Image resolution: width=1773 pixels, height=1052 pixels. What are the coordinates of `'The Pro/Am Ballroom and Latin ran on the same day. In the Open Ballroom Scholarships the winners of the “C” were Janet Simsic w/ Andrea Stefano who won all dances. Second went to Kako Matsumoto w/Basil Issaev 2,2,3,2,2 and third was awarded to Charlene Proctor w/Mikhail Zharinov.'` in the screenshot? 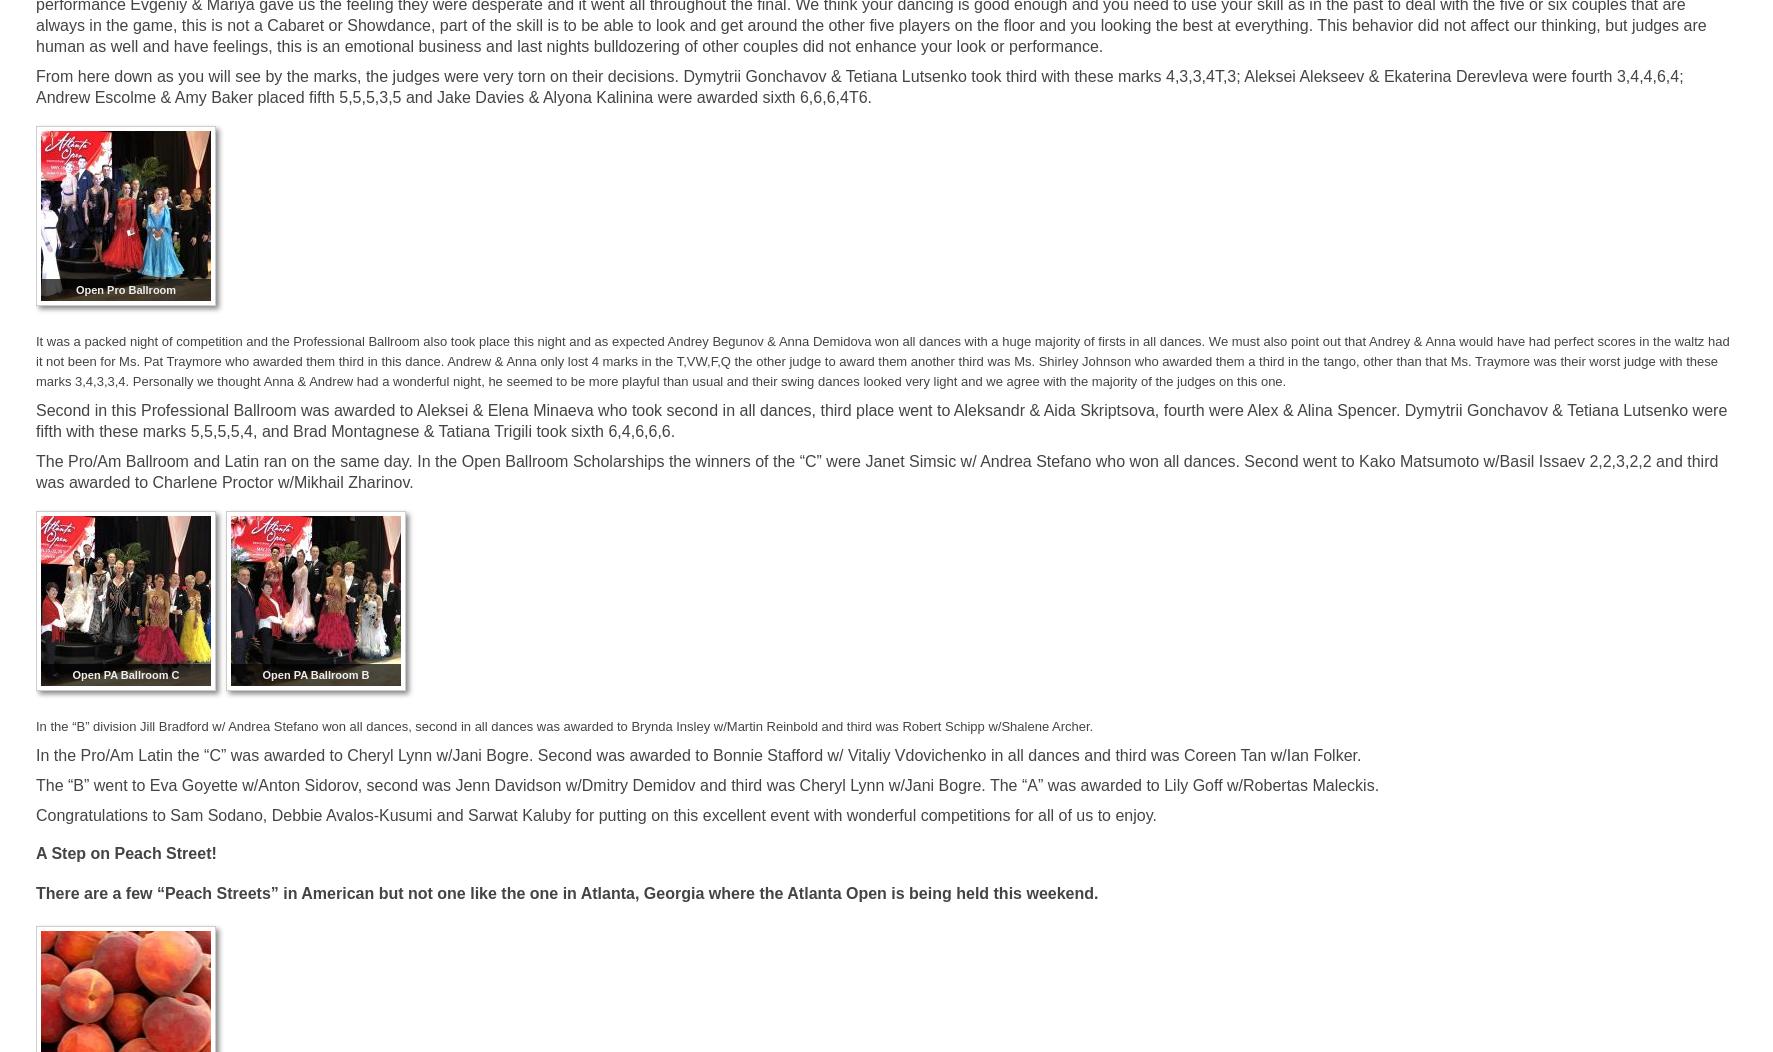 It's located at (875, 472).